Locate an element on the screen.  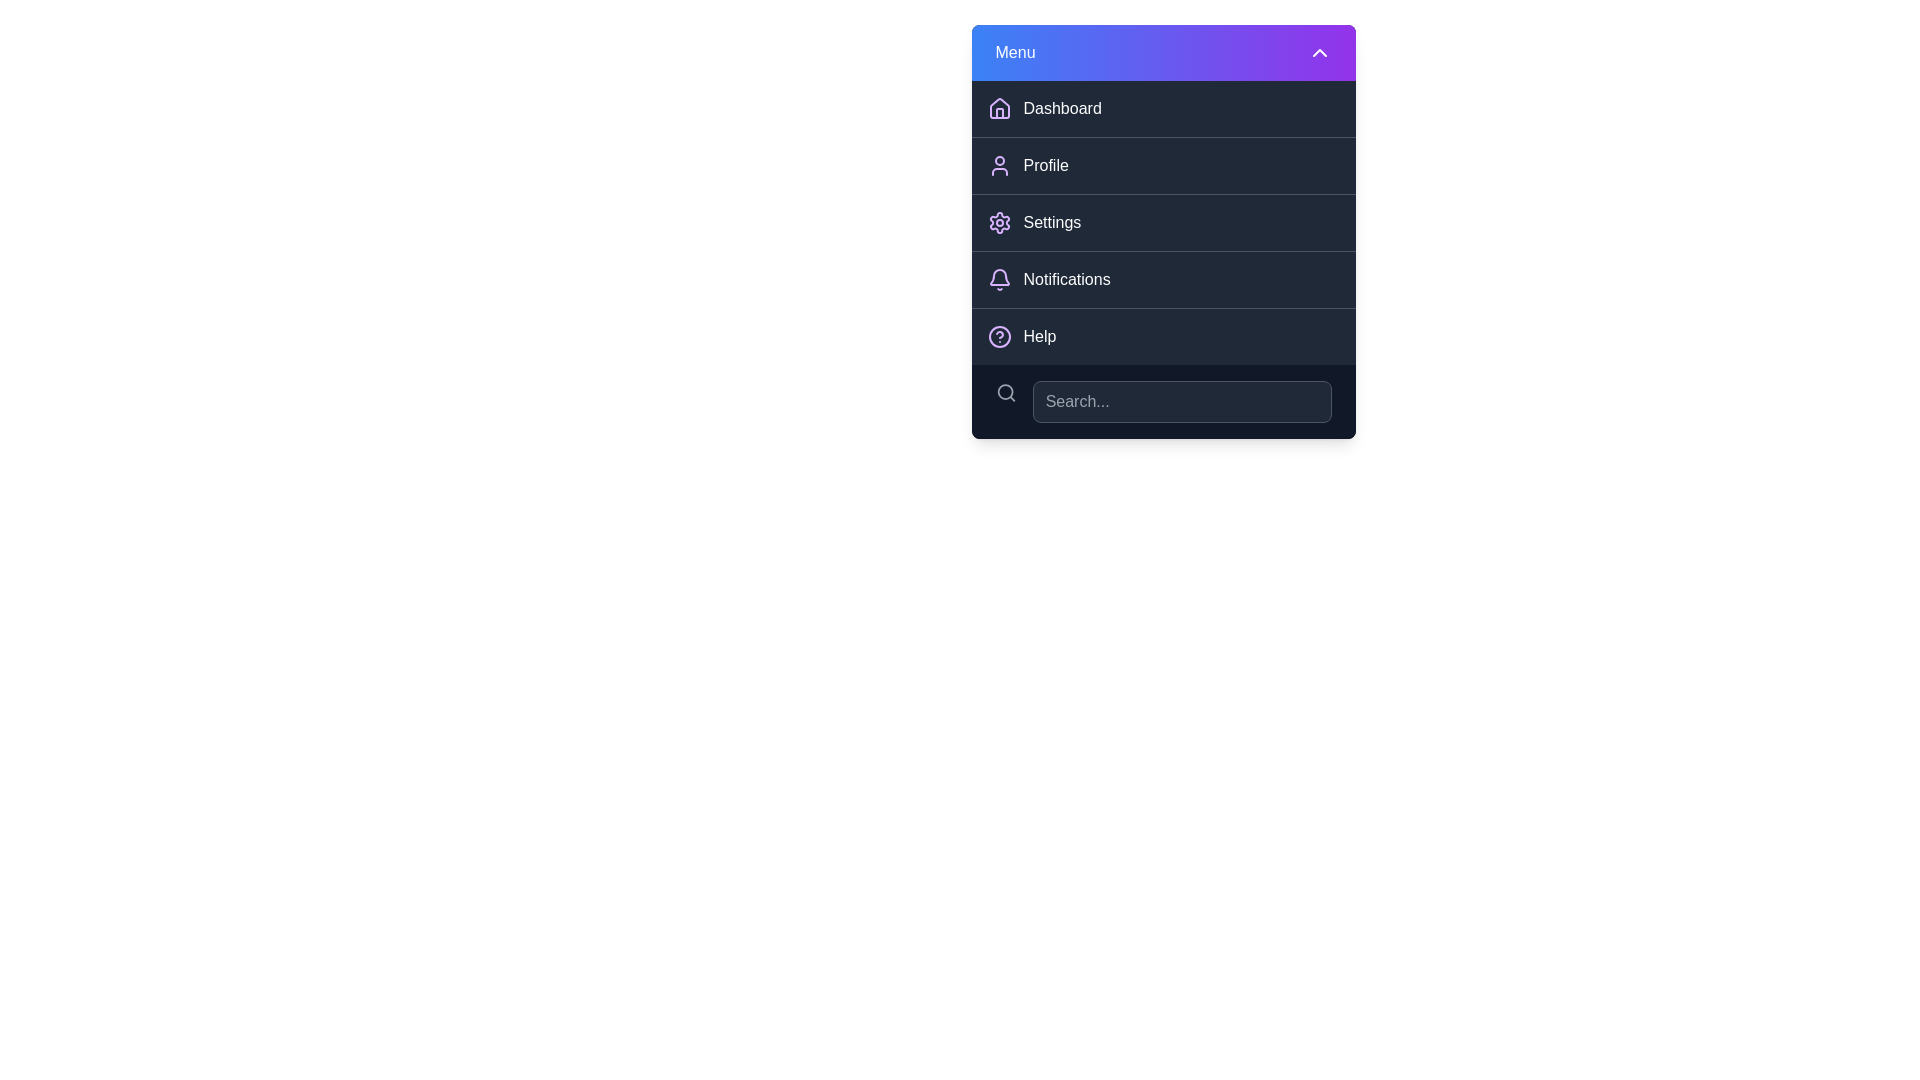
the first button in the menu list is located at coordinates (1163, 108).